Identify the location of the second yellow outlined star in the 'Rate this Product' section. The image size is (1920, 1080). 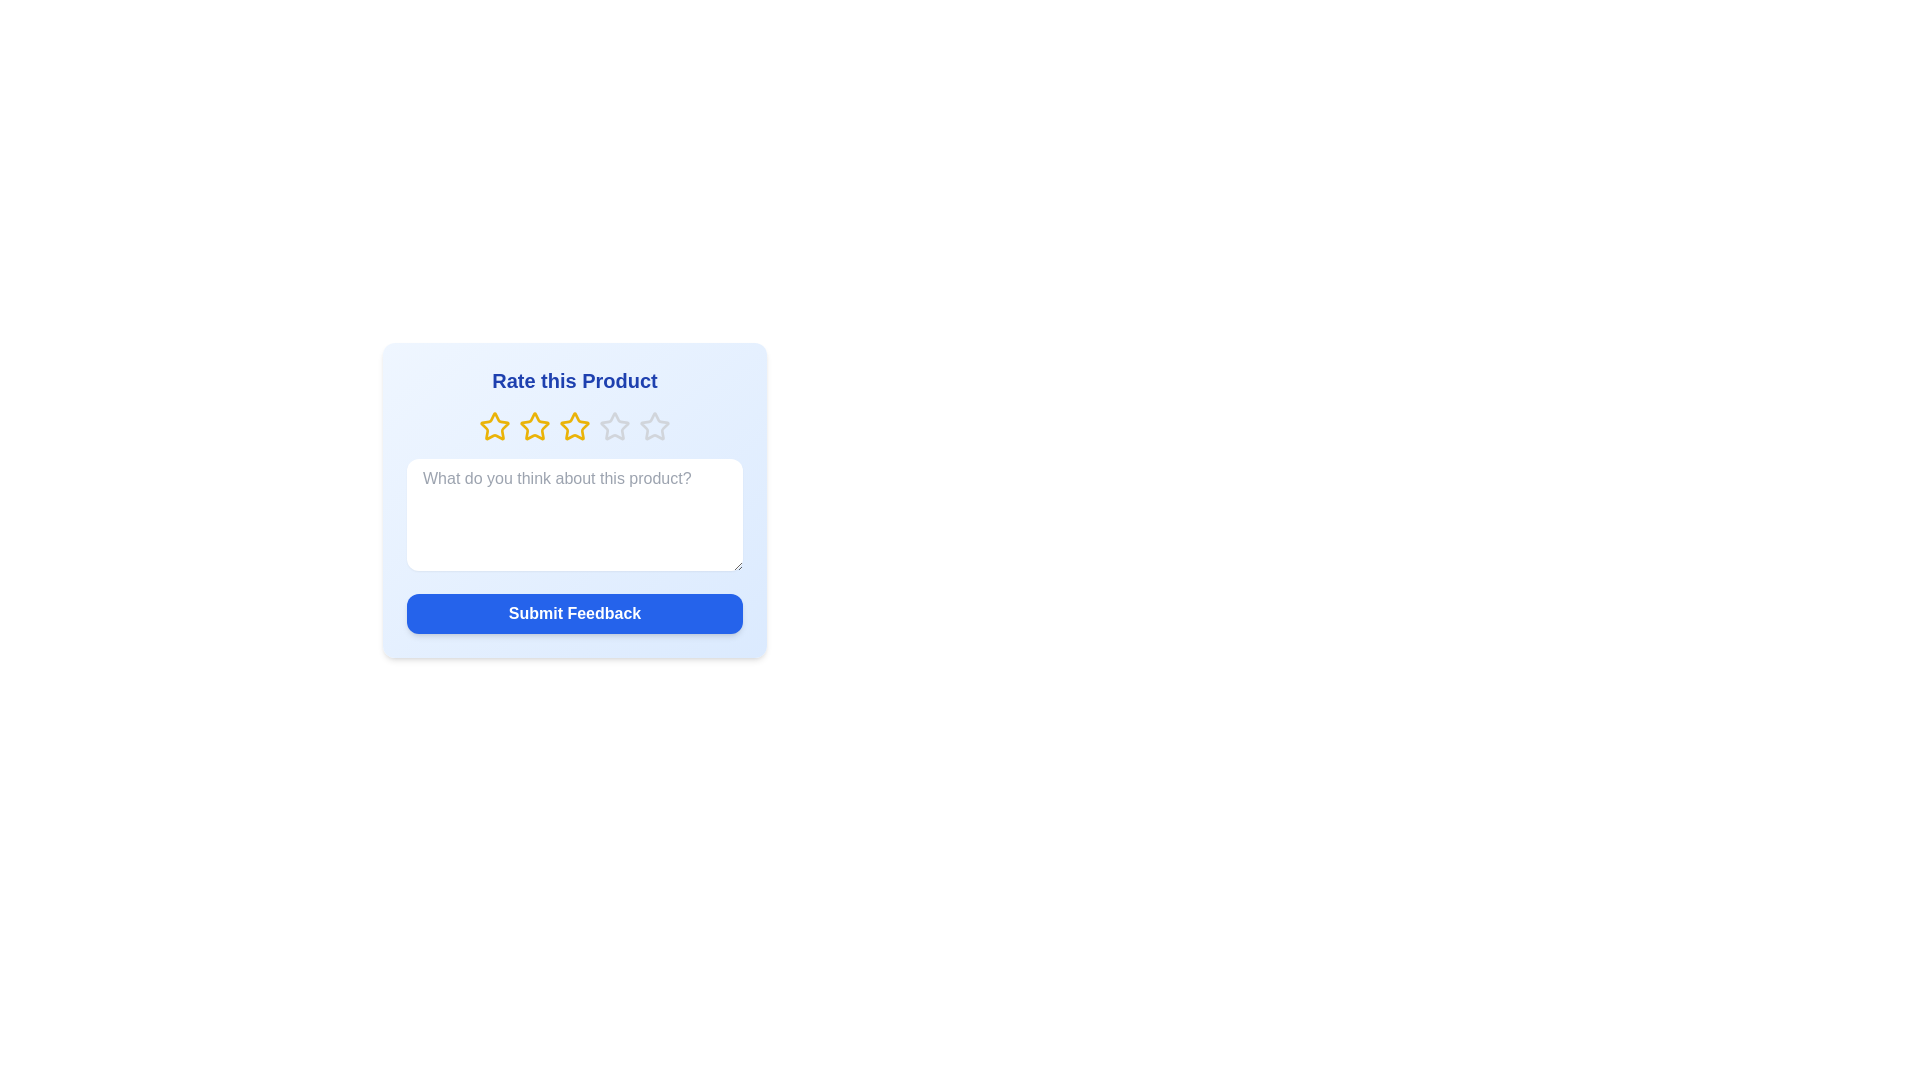
(533, 424).